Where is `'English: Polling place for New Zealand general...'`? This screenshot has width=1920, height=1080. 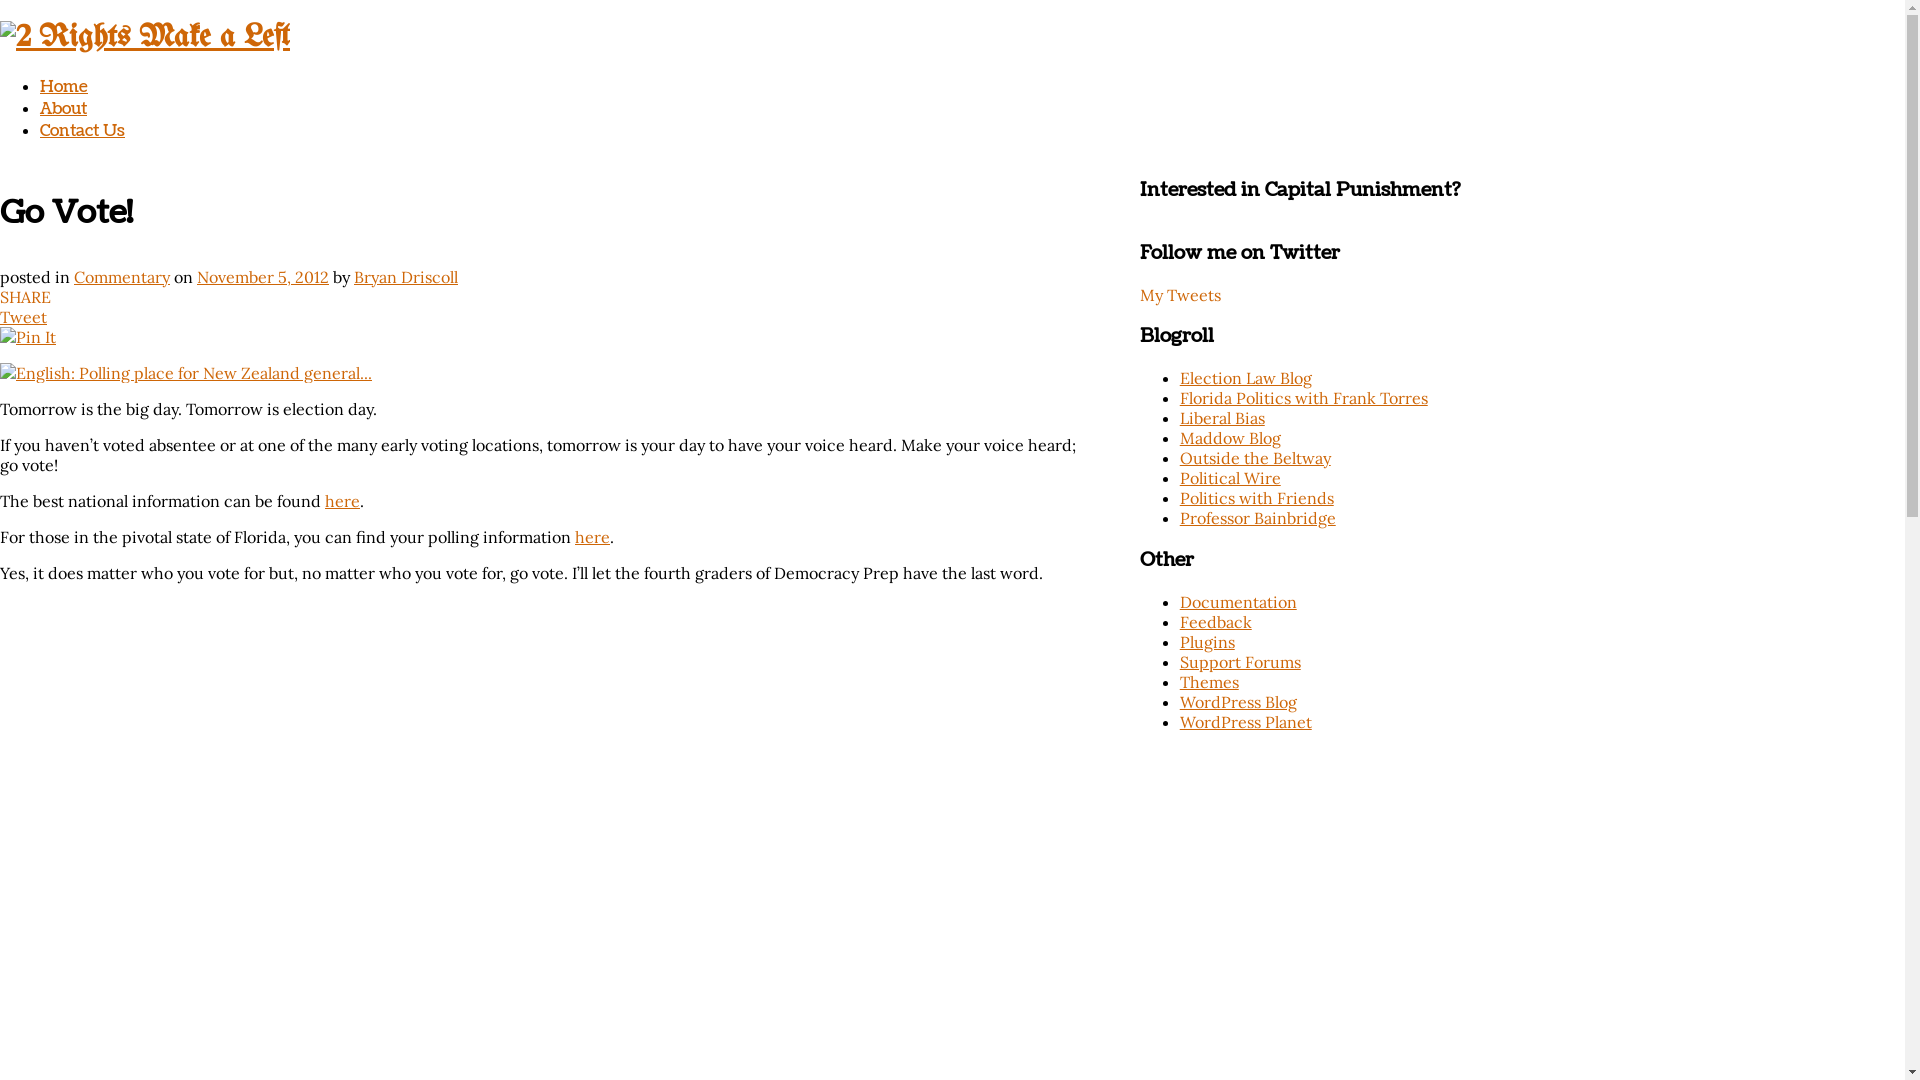 'English: Polling place for New Zealand general...' is located at coordinates (186, 373).